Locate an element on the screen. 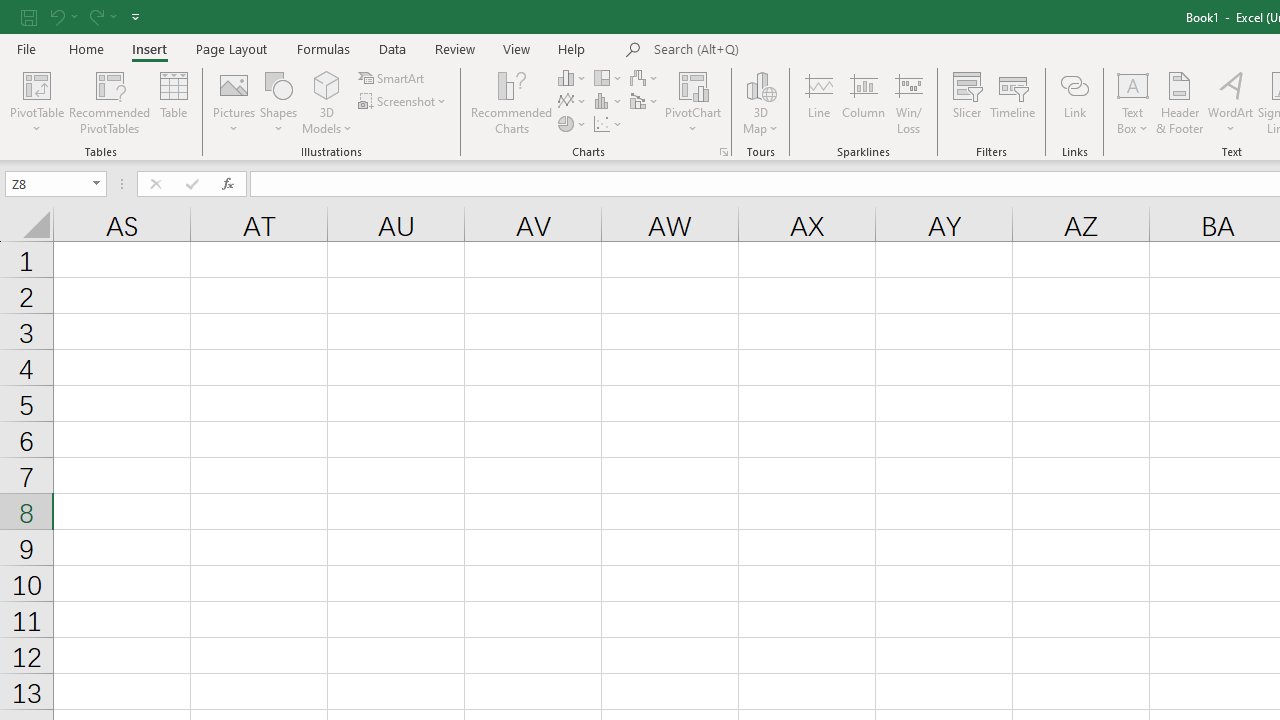 This screenshot has height=720, width=1280. '3D Models' is located at coordinates (327, 84).